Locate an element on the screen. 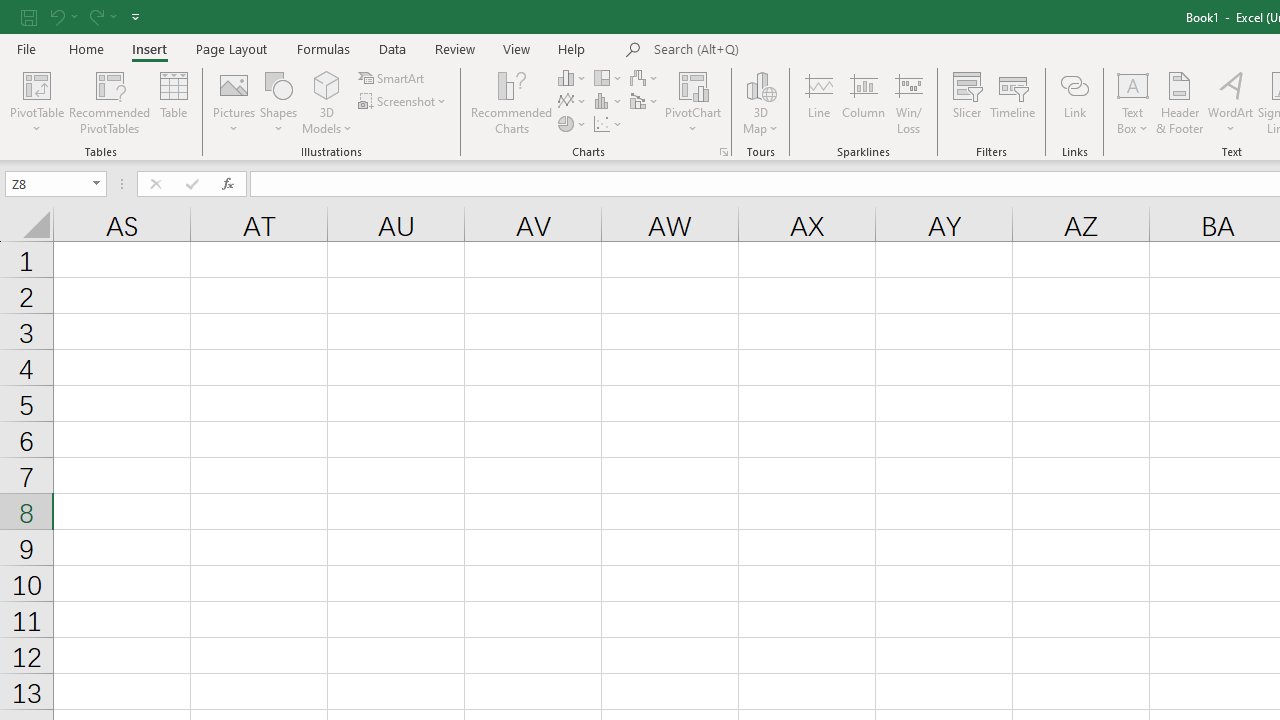 This screenshot has height=720, width=1280. '3D Models' is located at coordinates (327, 84).